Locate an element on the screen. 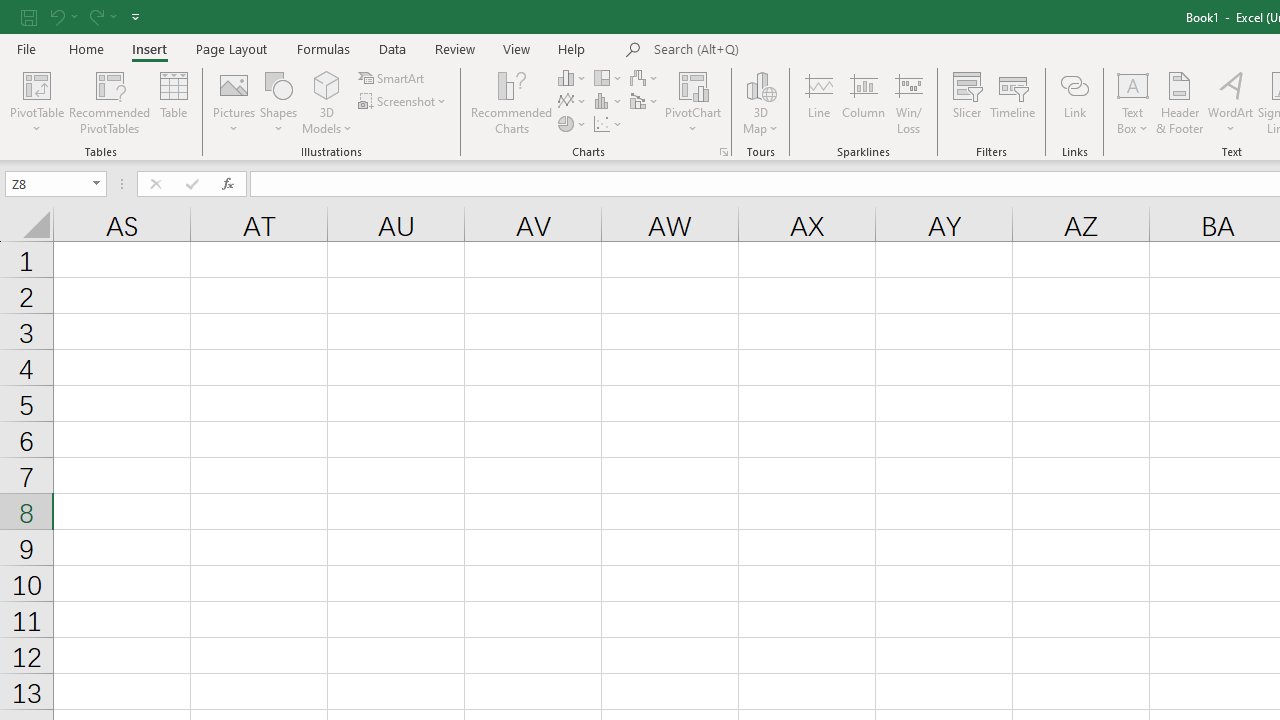 This screenshot has height=720, width=1280. '3D Models' is located at coordinates (327, 84).